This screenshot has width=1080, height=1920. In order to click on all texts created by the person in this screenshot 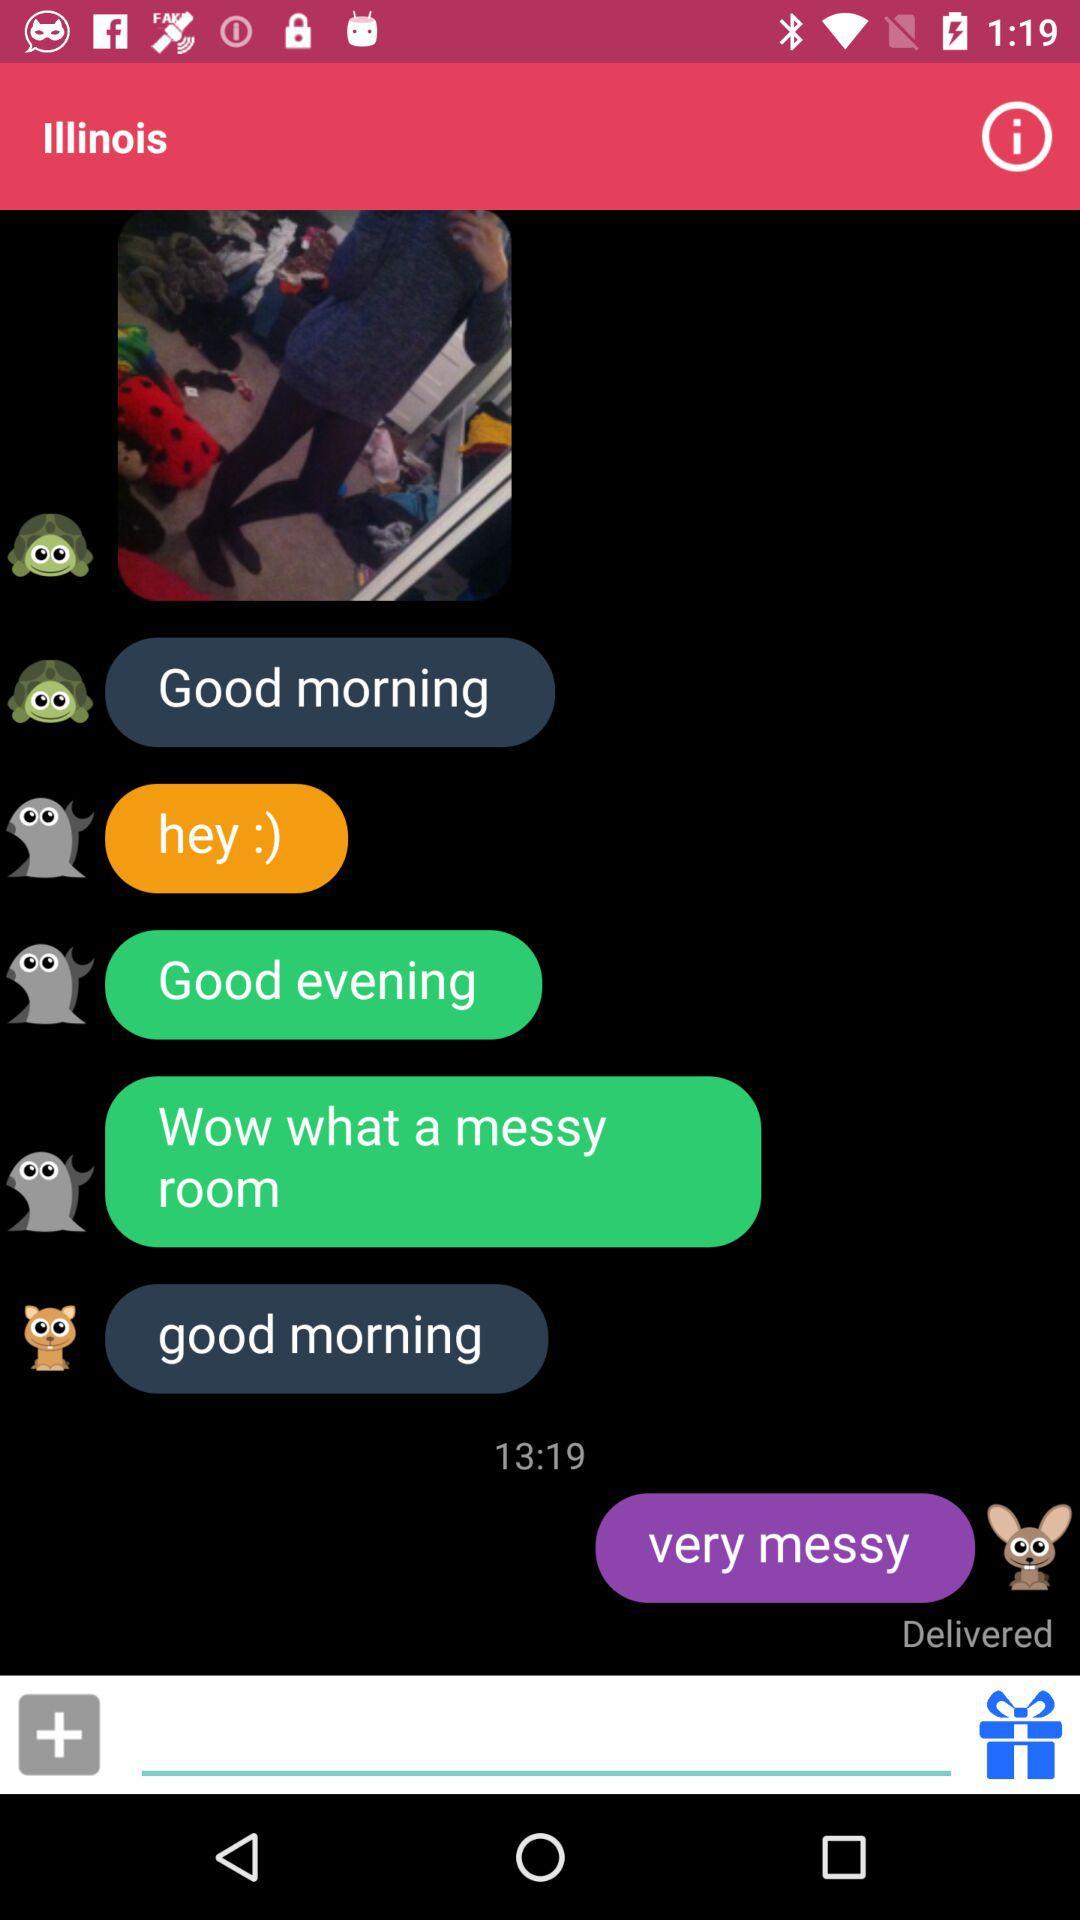, I will do `click(49, 837)`.